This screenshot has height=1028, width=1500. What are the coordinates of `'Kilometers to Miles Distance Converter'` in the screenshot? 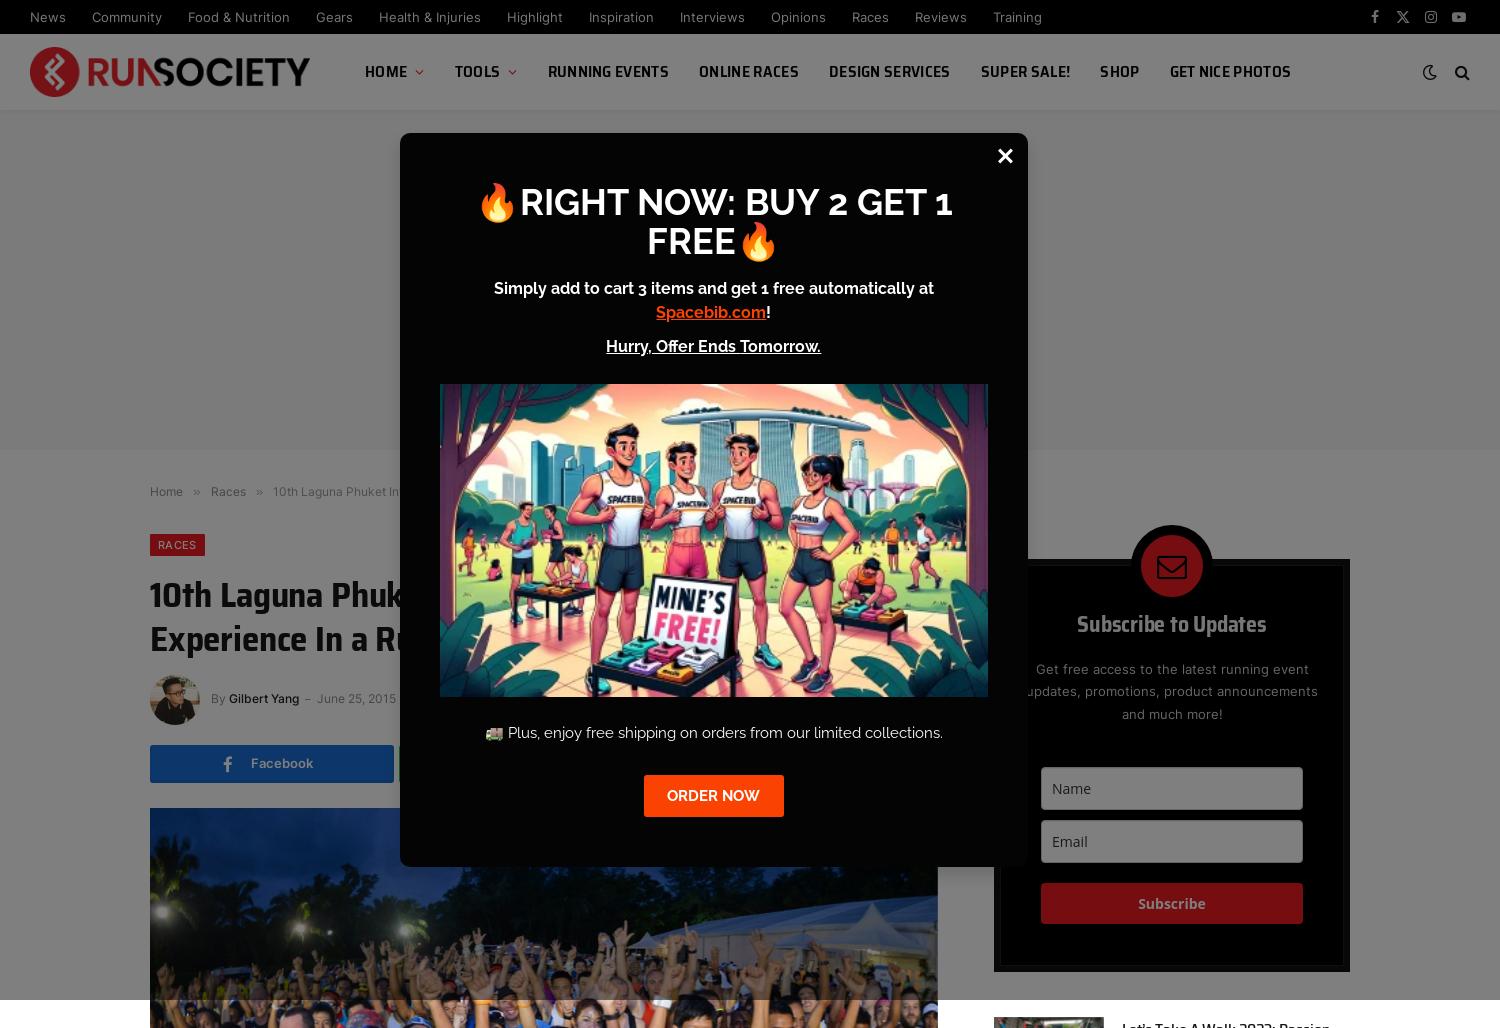 It's located at (461, 270).